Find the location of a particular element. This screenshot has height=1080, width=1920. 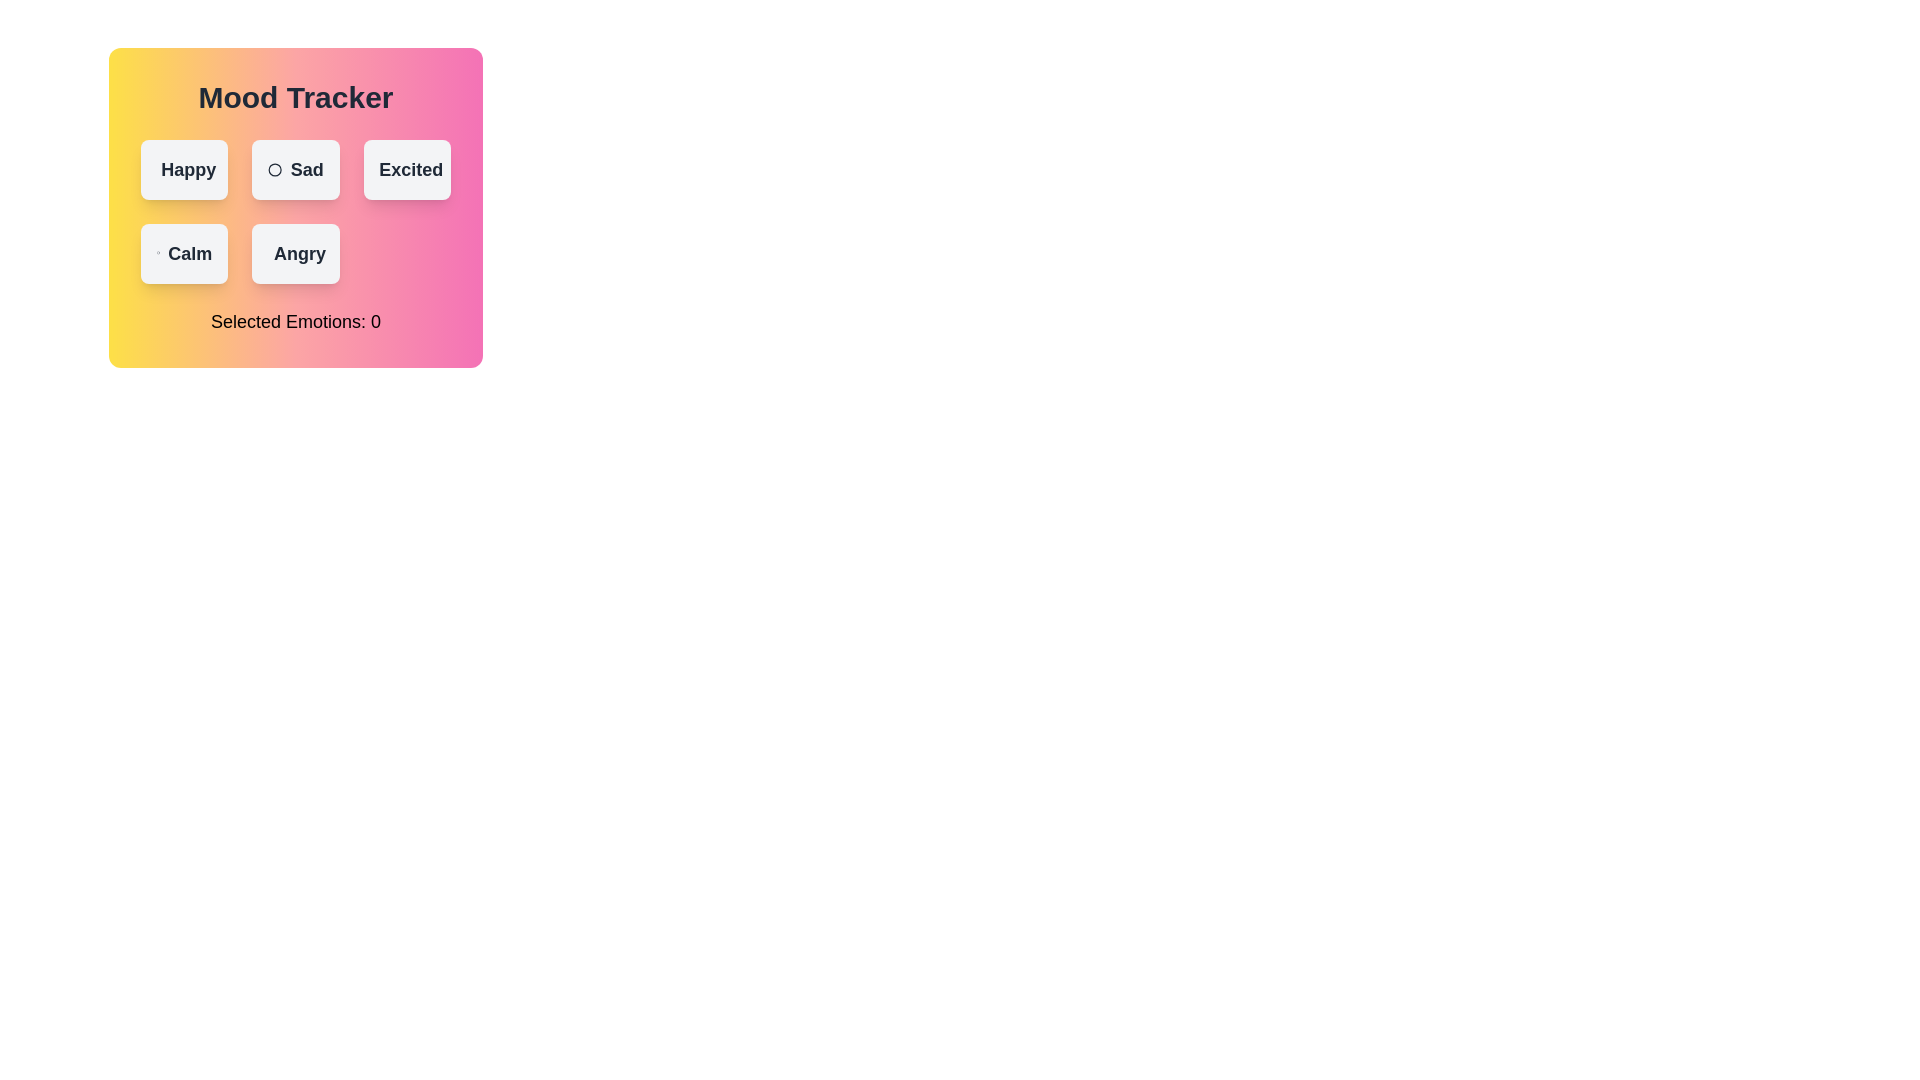

the Angry button is located at coordinates (293, 253).